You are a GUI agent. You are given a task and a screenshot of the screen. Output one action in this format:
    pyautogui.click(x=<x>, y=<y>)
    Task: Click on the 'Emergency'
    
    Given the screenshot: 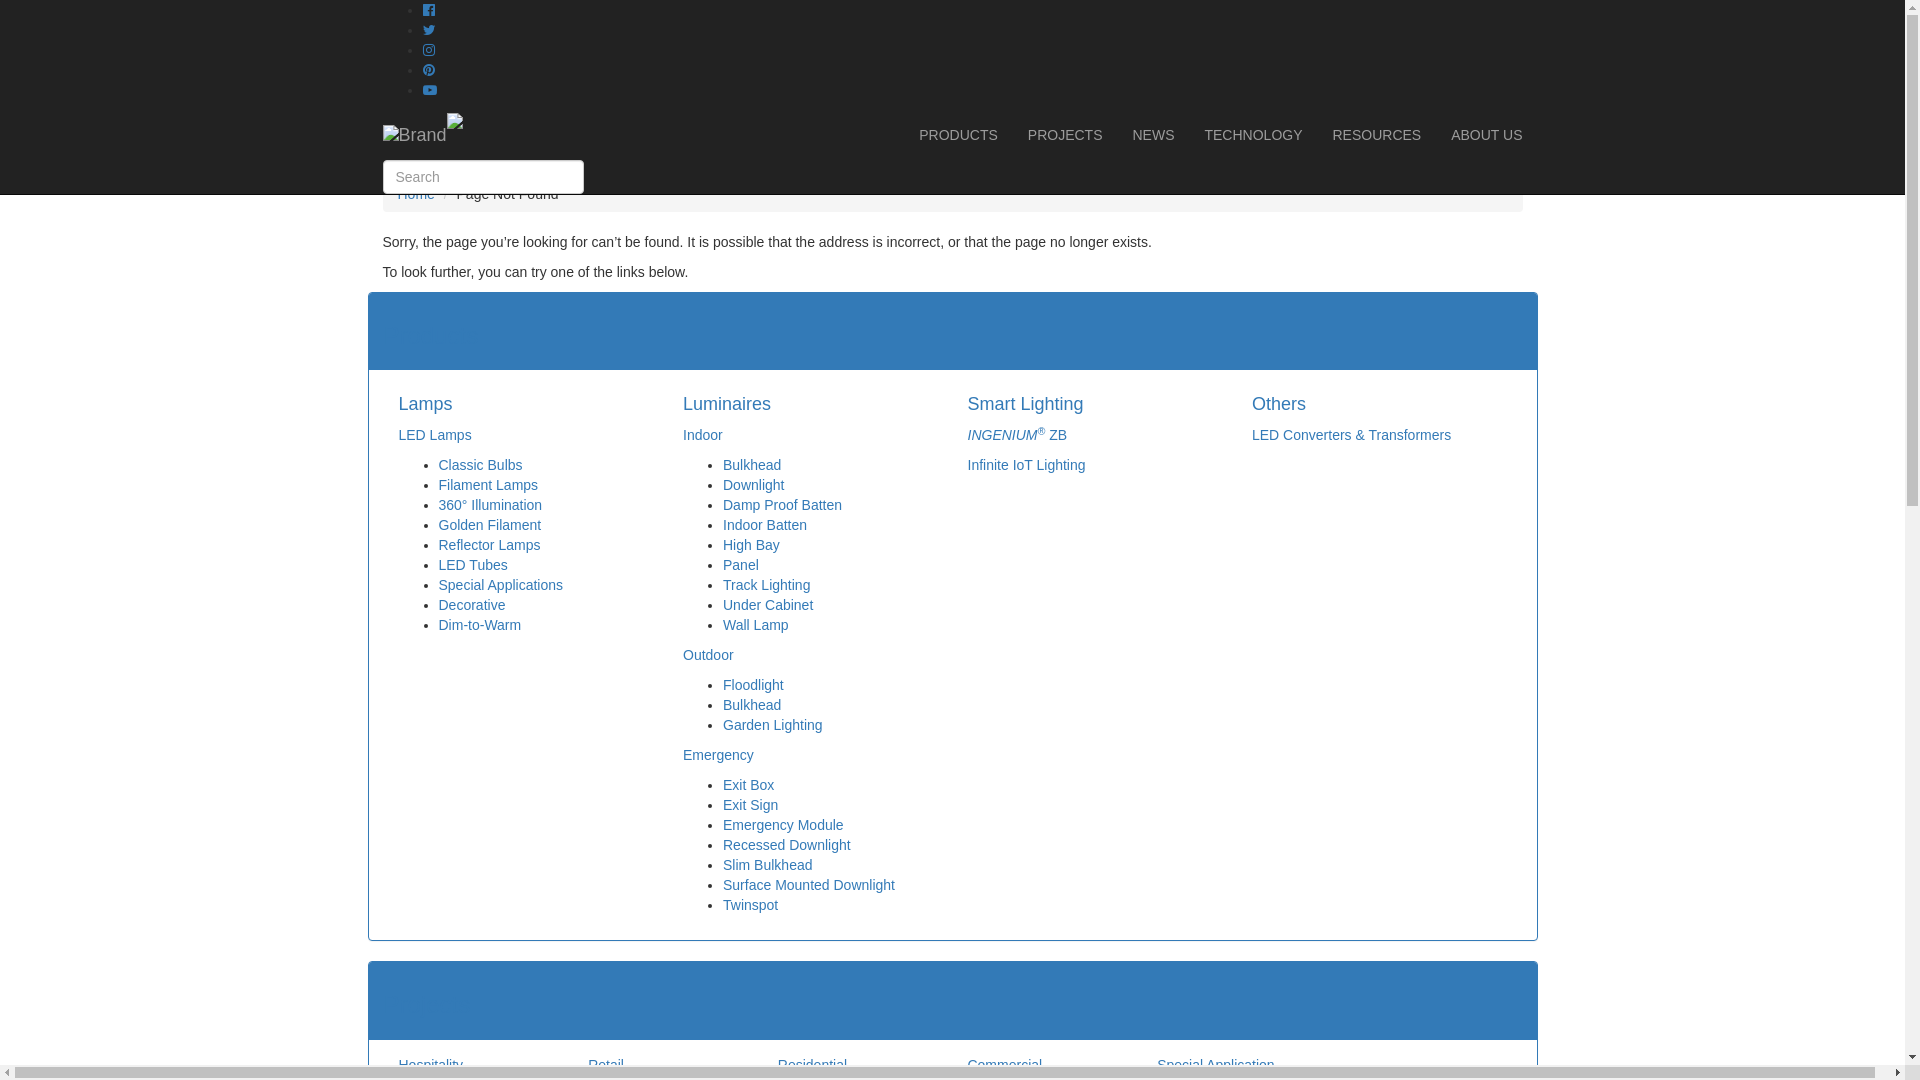 What is the action you would take?
    pyautogui.click(x=718, y=755)
    